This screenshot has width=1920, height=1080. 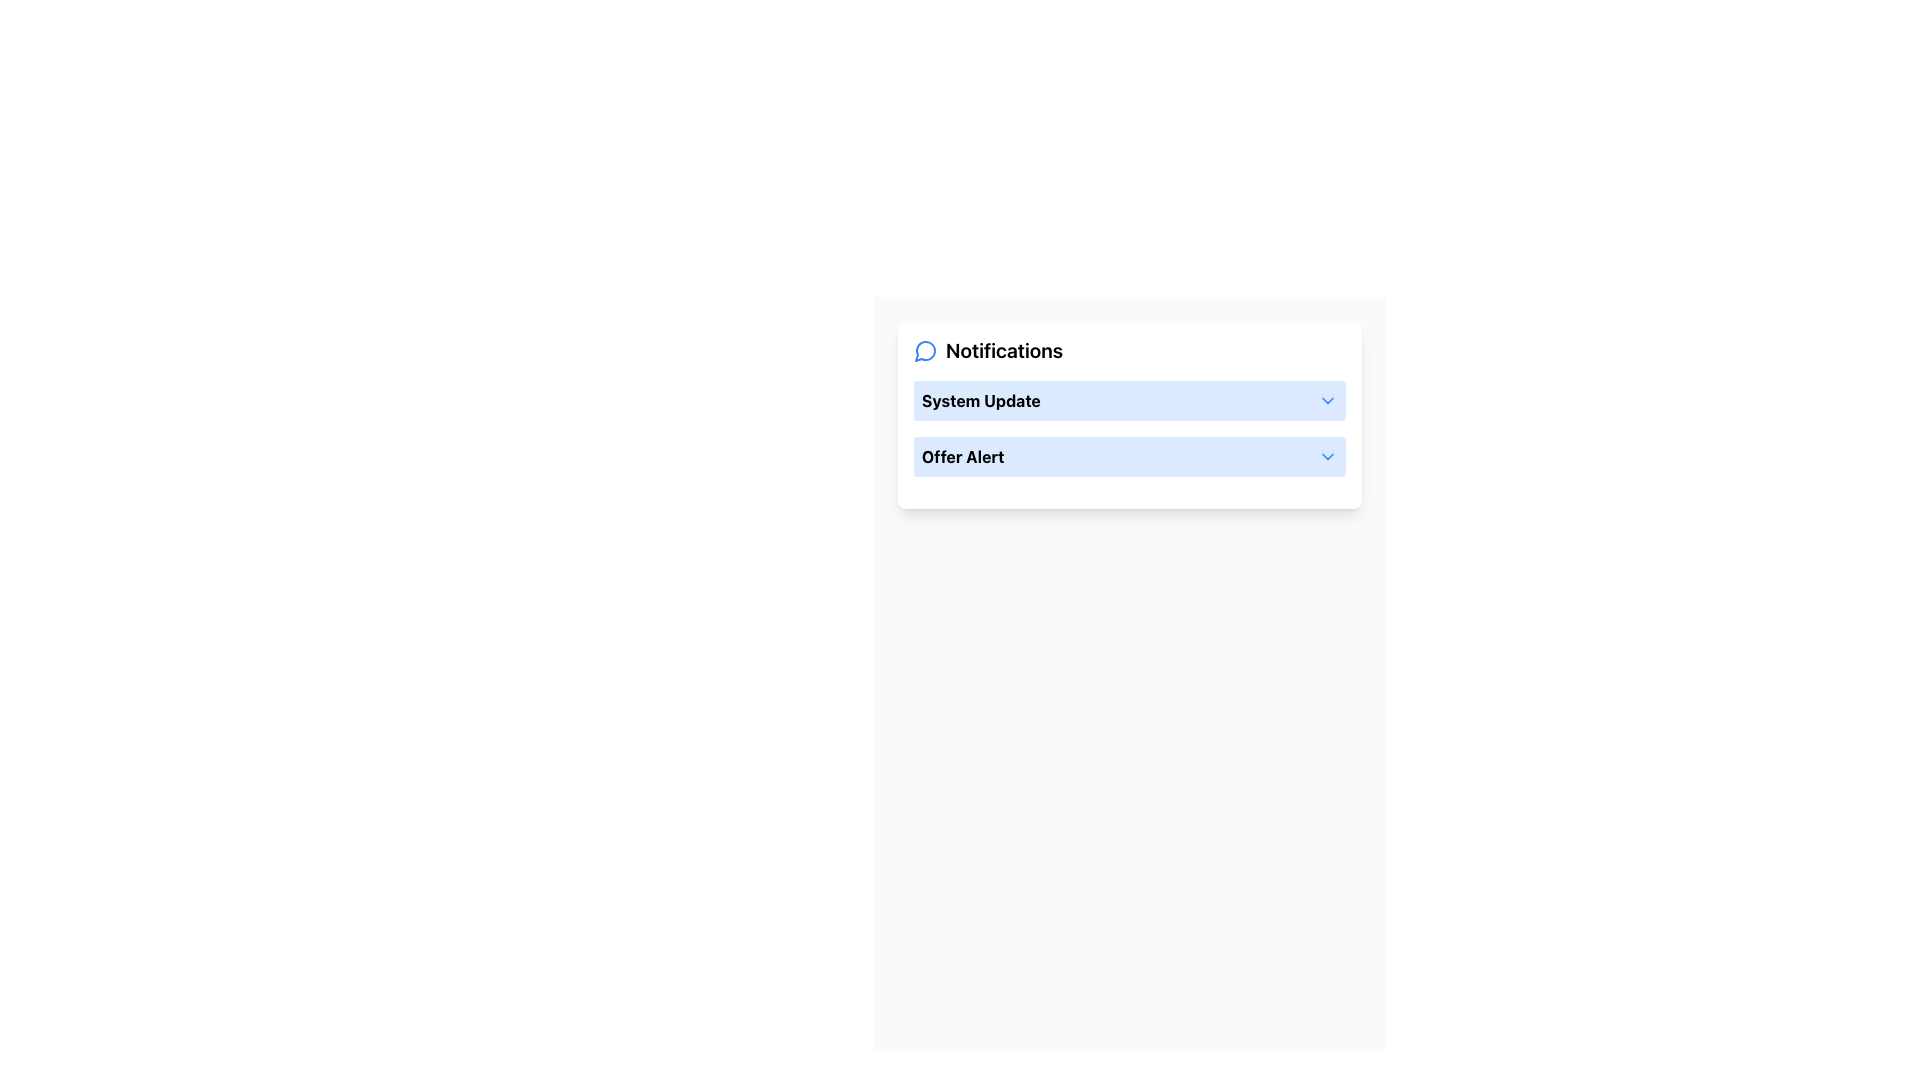 What do you see at coordinates (1129, 456) in the screenshot?
I see `the 'Offer Alert' dropdown button located under the 'Notifications' section` at bounding box center [1129, 456].